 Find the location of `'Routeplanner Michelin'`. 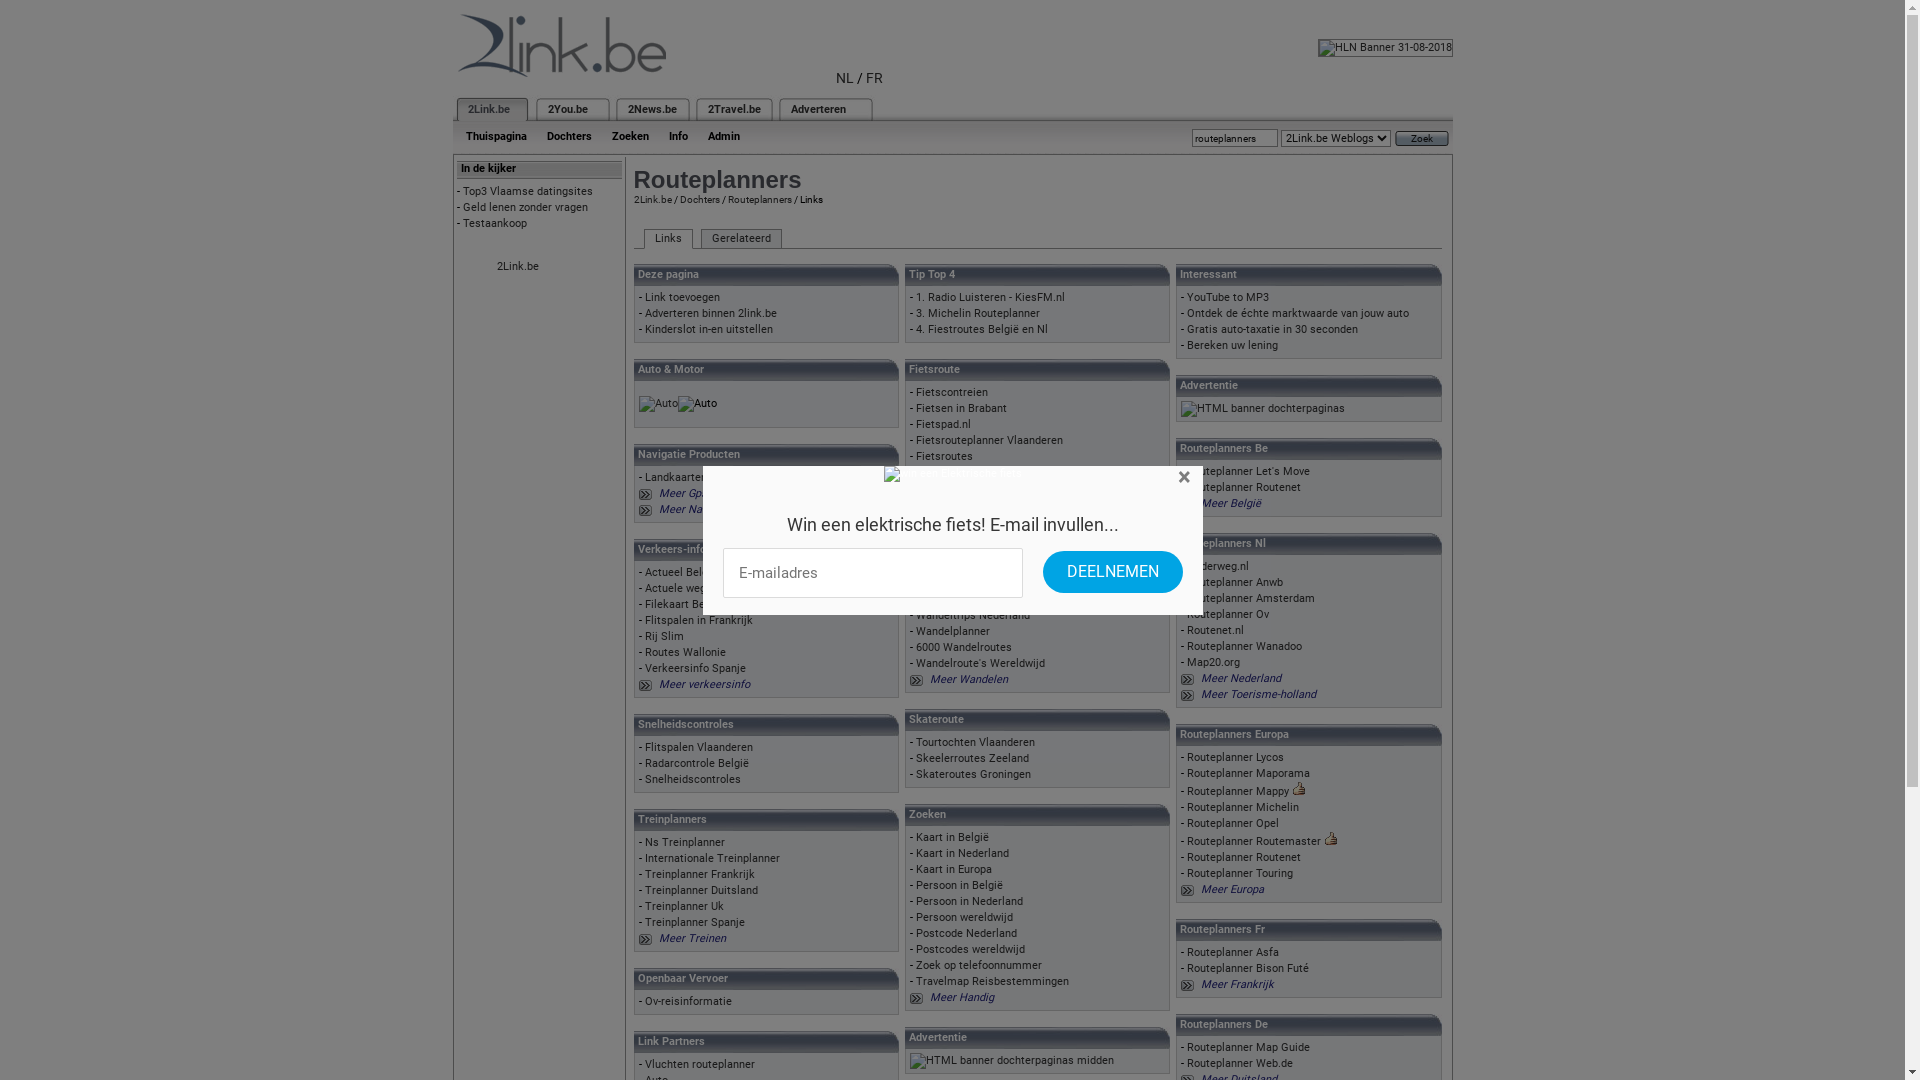

'Routeplanner Michelin' is located at coordinates (1242, 806).